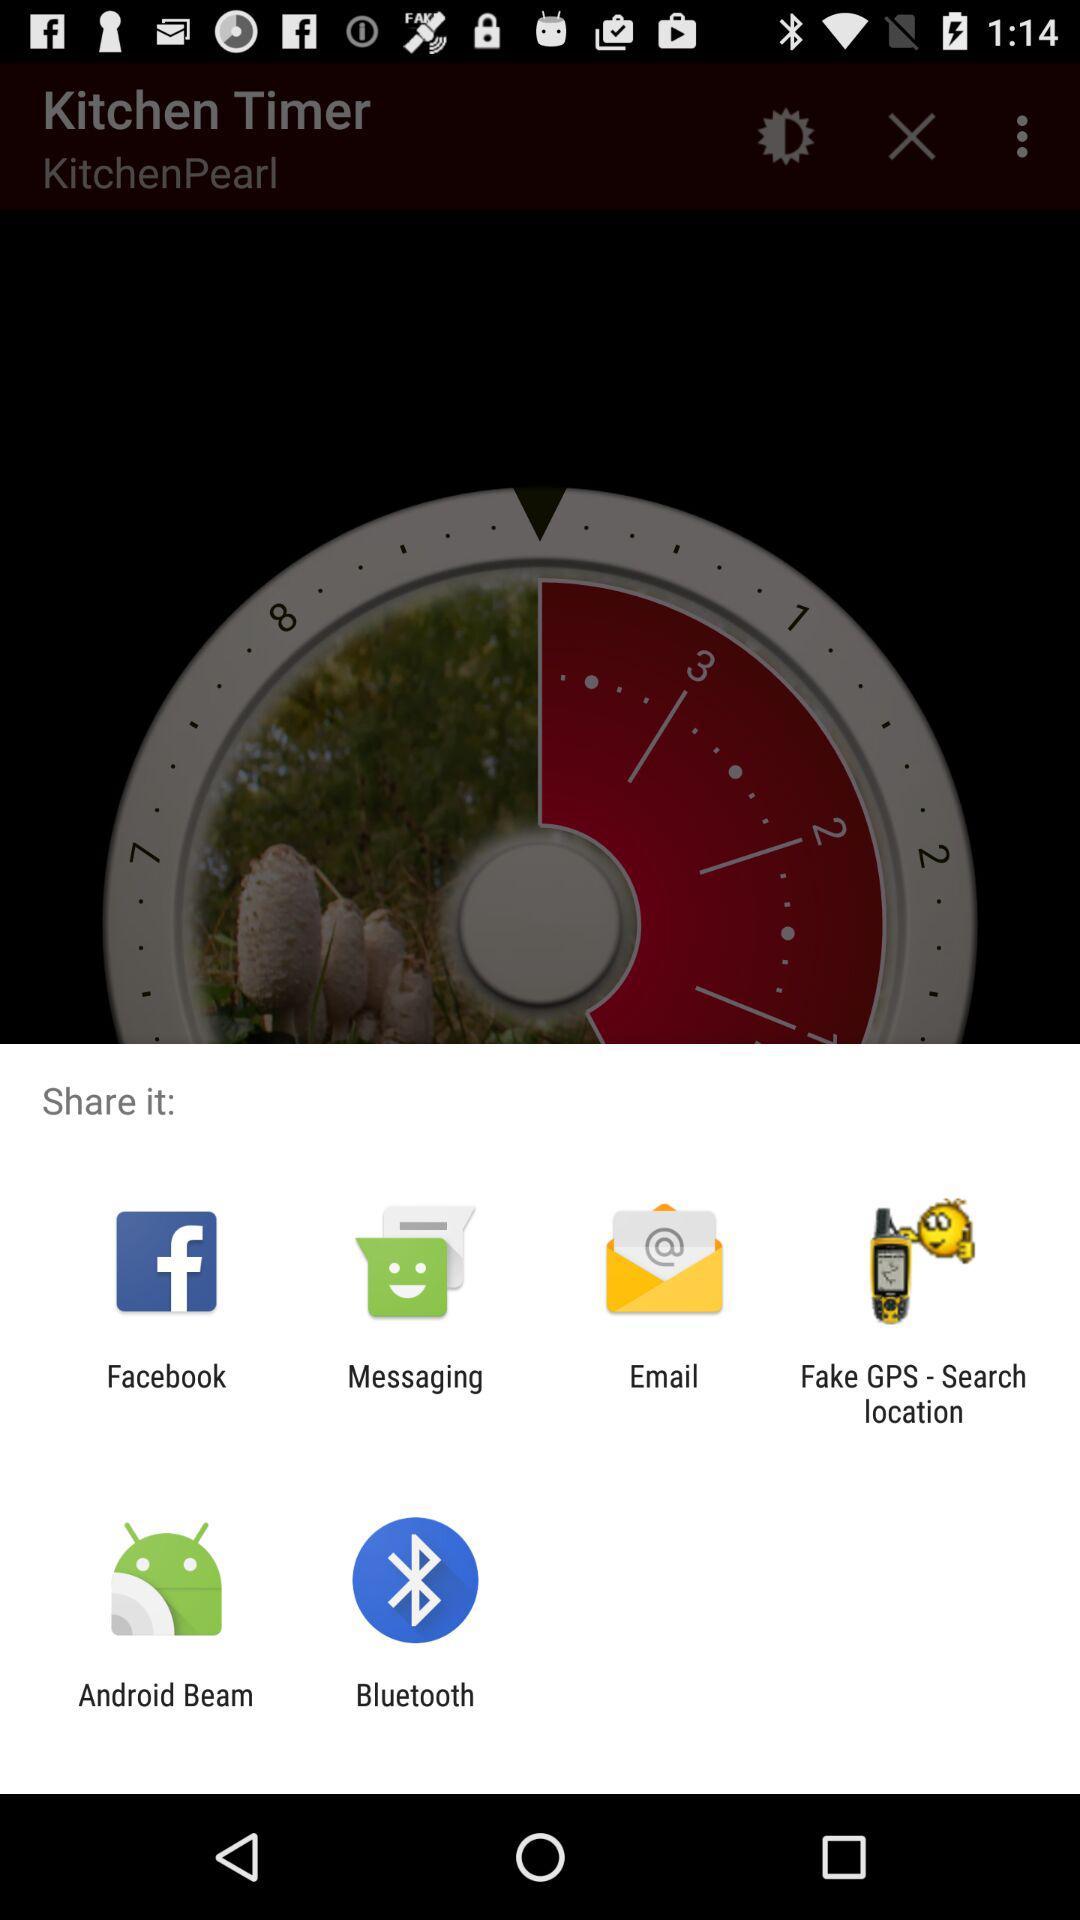  What do you see at coordinates (414, 1392) in the screenshot?
I see `item next to the email app` at bounding box center [414, 1392].